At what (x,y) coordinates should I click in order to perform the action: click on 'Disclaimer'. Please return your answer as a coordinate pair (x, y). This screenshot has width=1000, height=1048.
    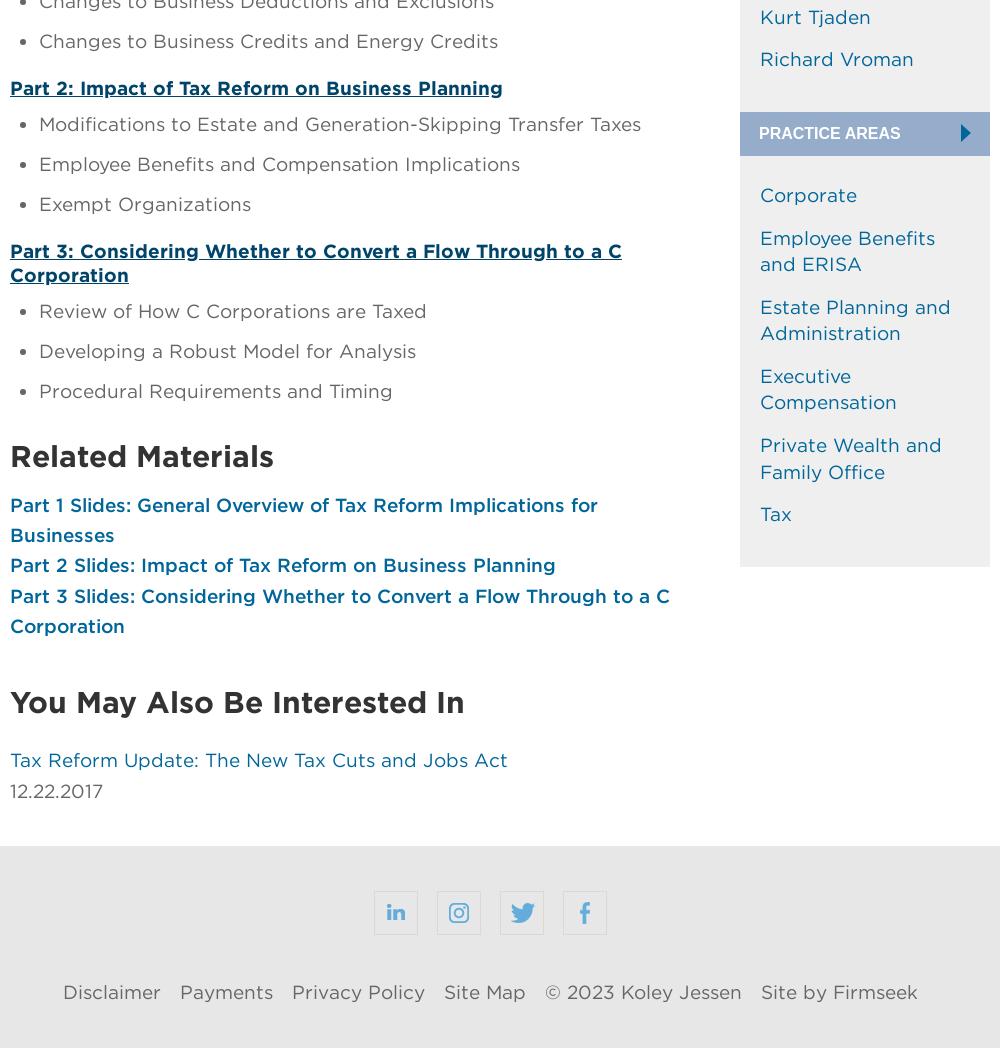
    Looking at the image, I should click on (62, 991).